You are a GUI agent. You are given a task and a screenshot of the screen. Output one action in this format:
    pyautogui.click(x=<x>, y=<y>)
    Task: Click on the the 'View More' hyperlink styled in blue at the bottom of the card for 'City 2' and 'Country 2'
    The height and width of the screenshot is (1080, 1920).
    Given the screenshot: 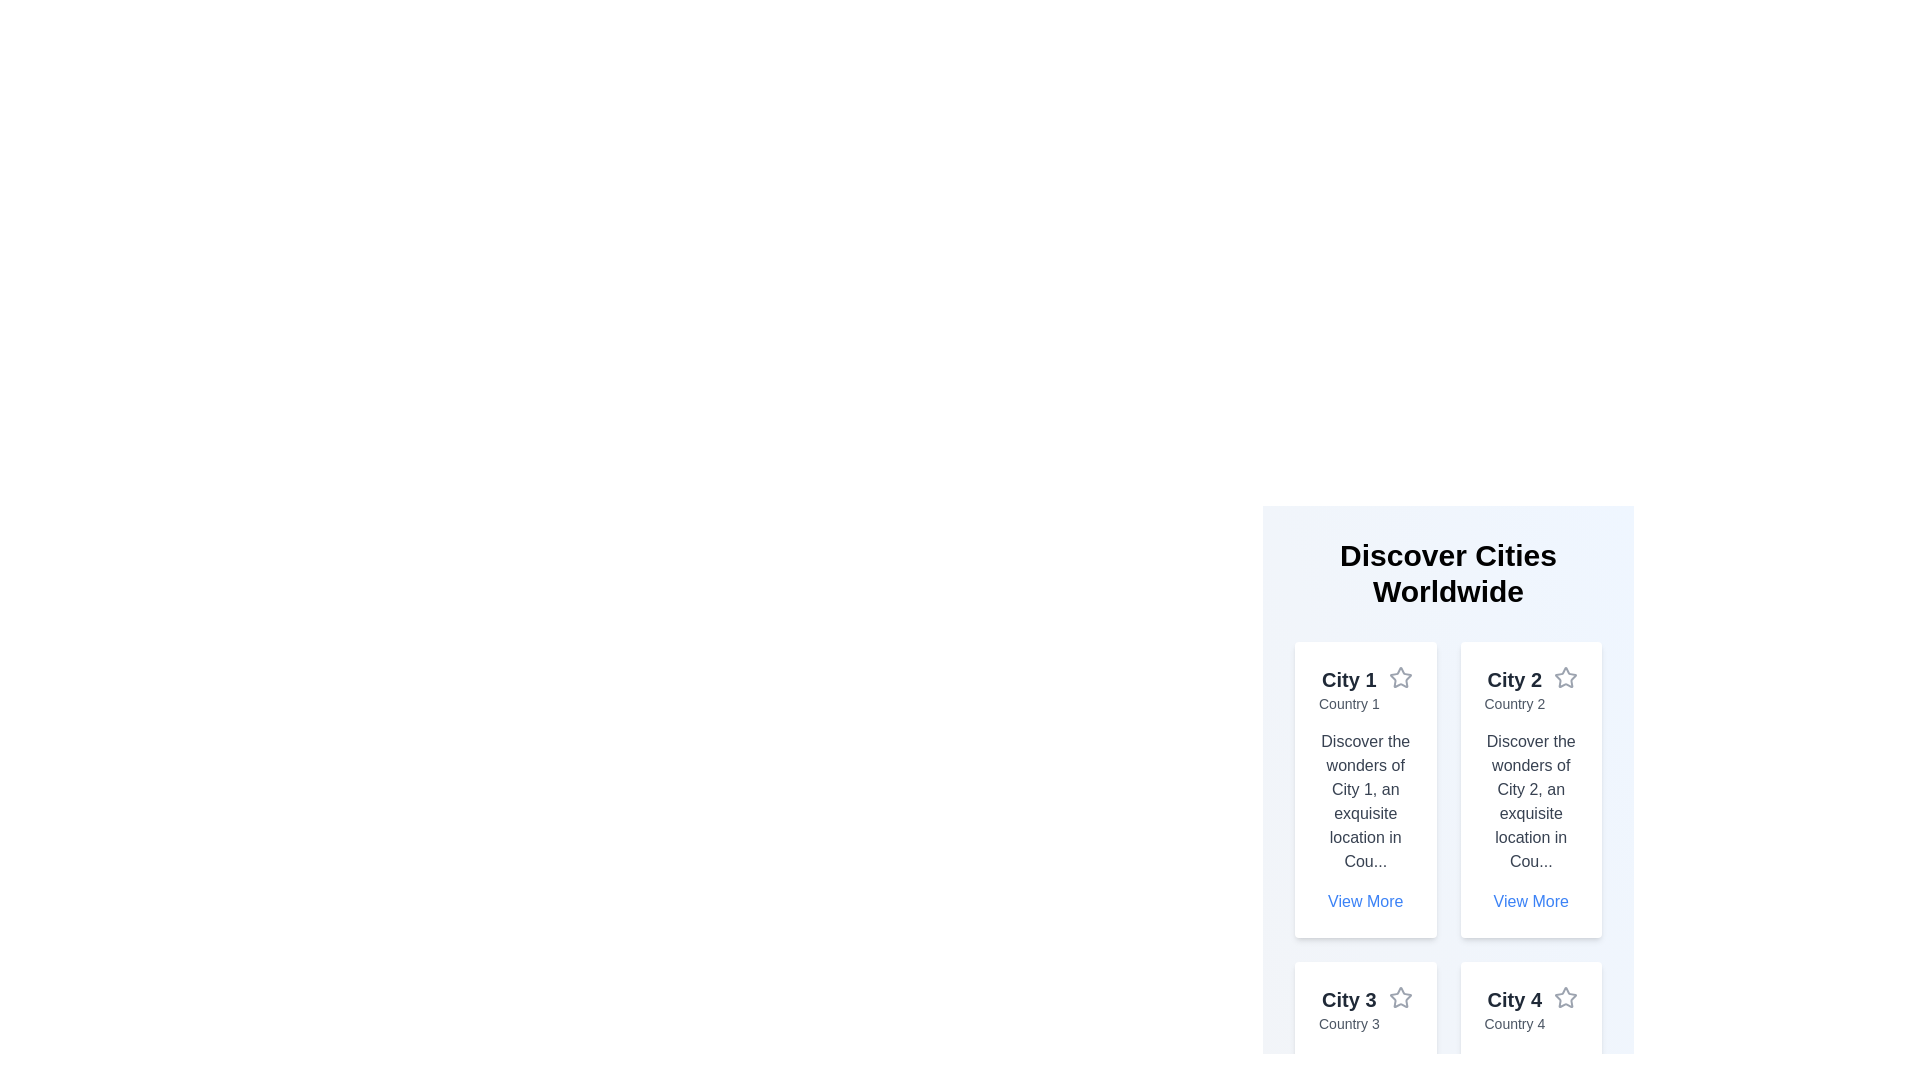 What is the action you would take?
    pyautogui.click(x=1530, y=902)
    